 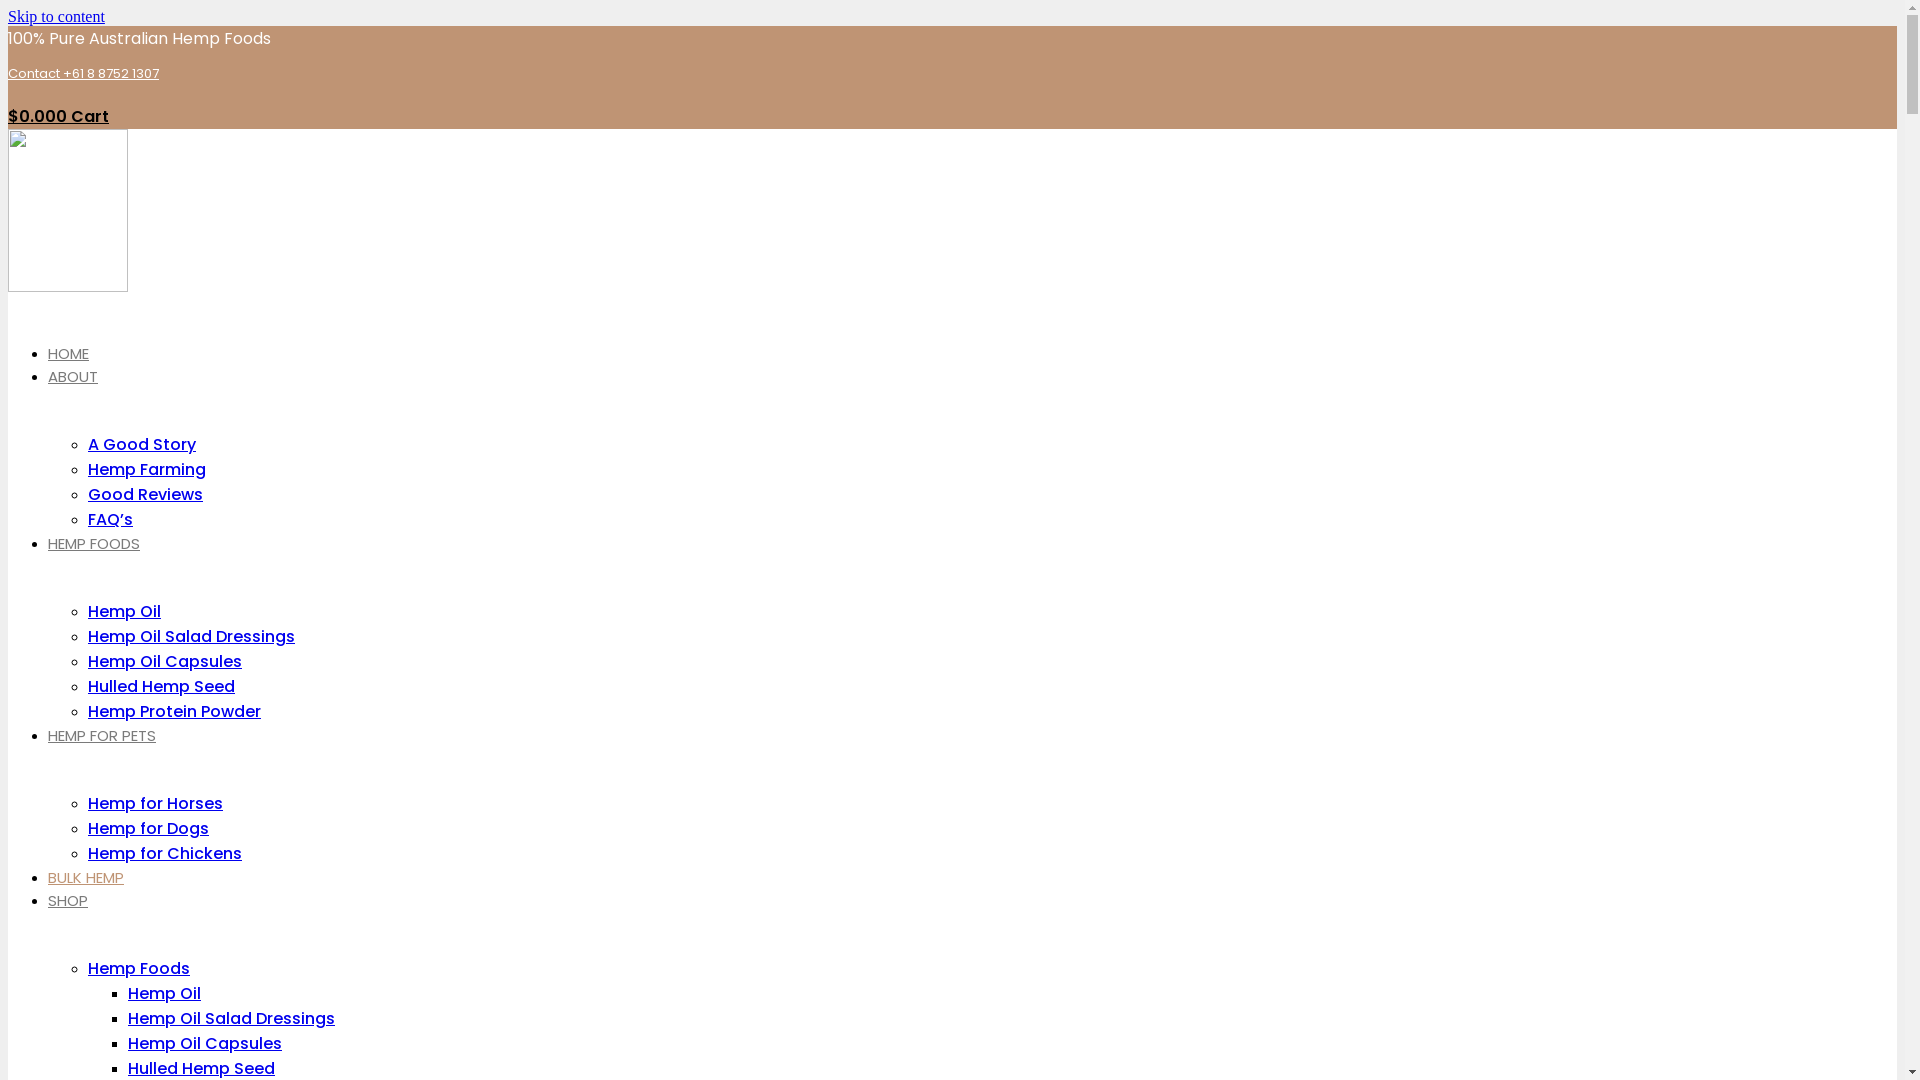 What do you see at coordinates (67, 900) in the screenshot?
I see `'SHOP'` at bounding box center [67, 900].